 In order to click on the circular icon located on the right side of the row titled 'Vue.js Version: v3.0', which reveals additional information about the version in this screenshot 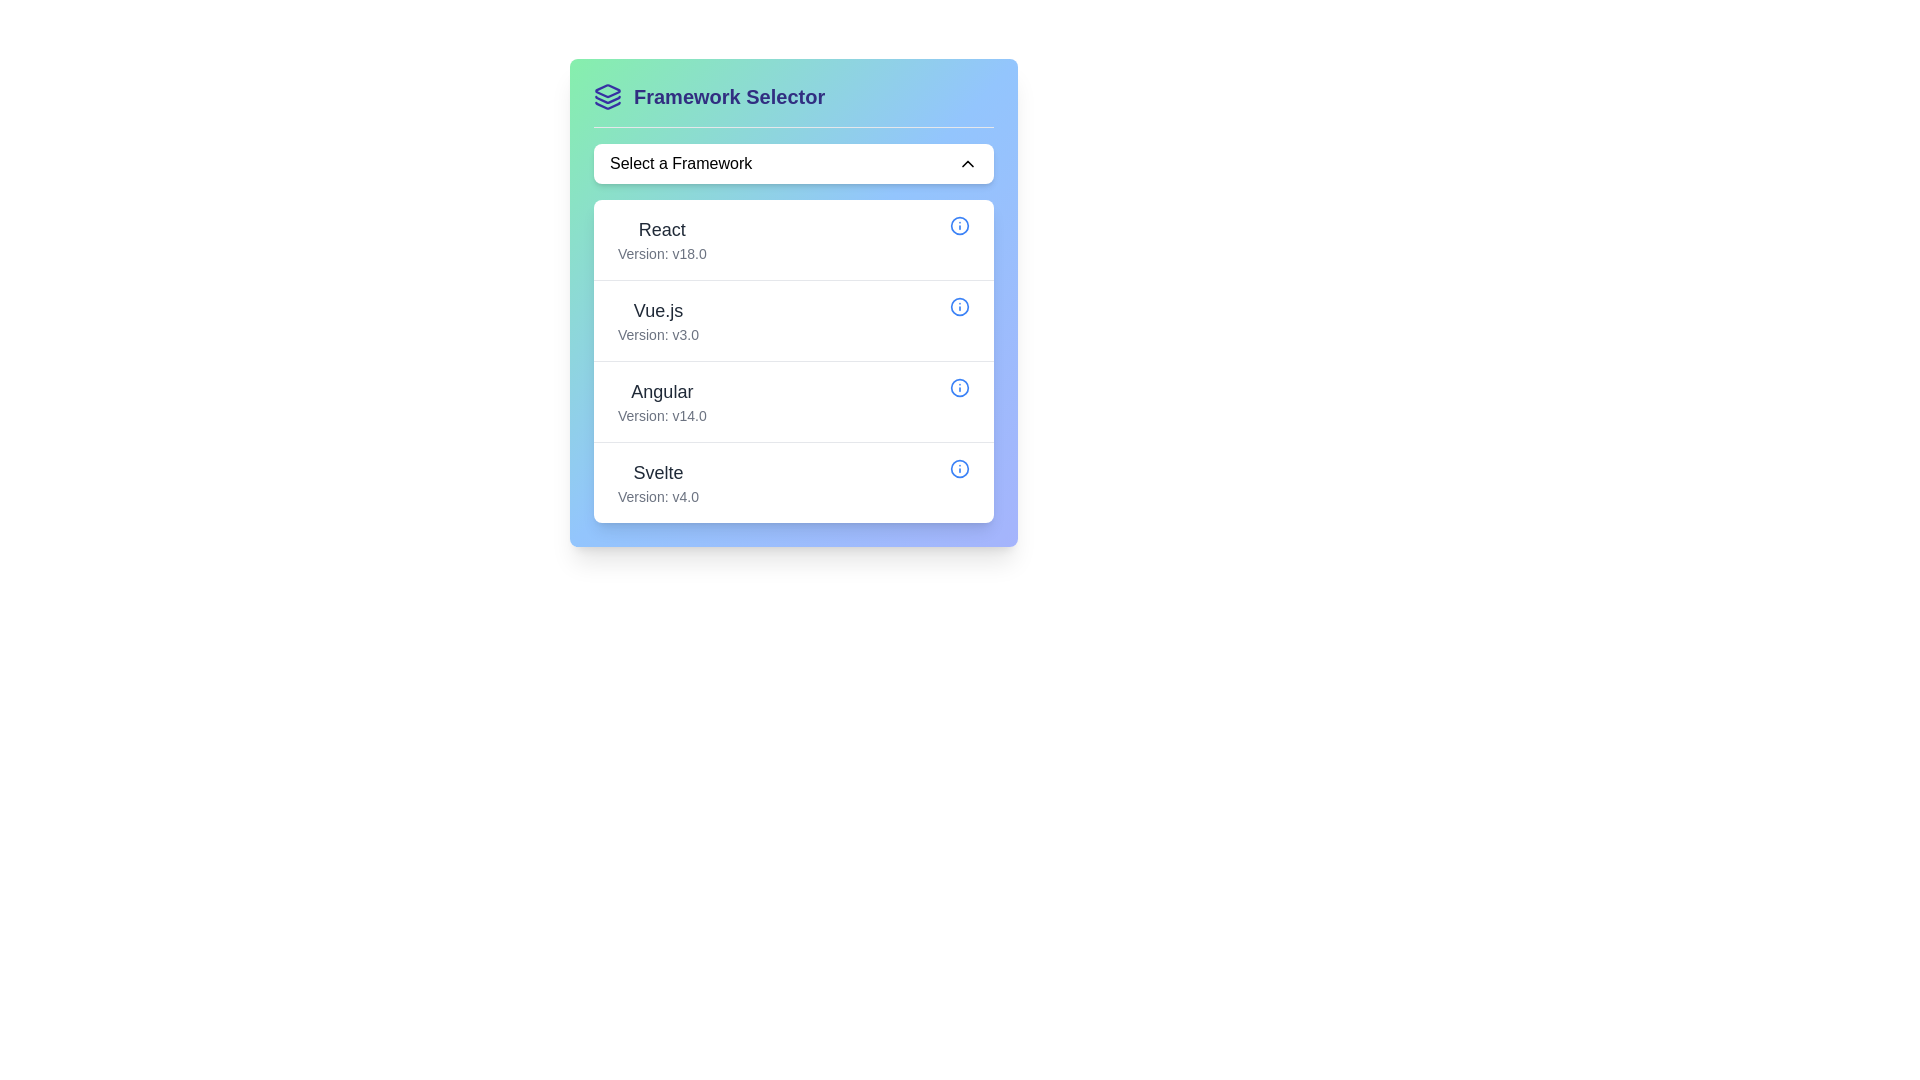, I will do `click(960, 307)`.